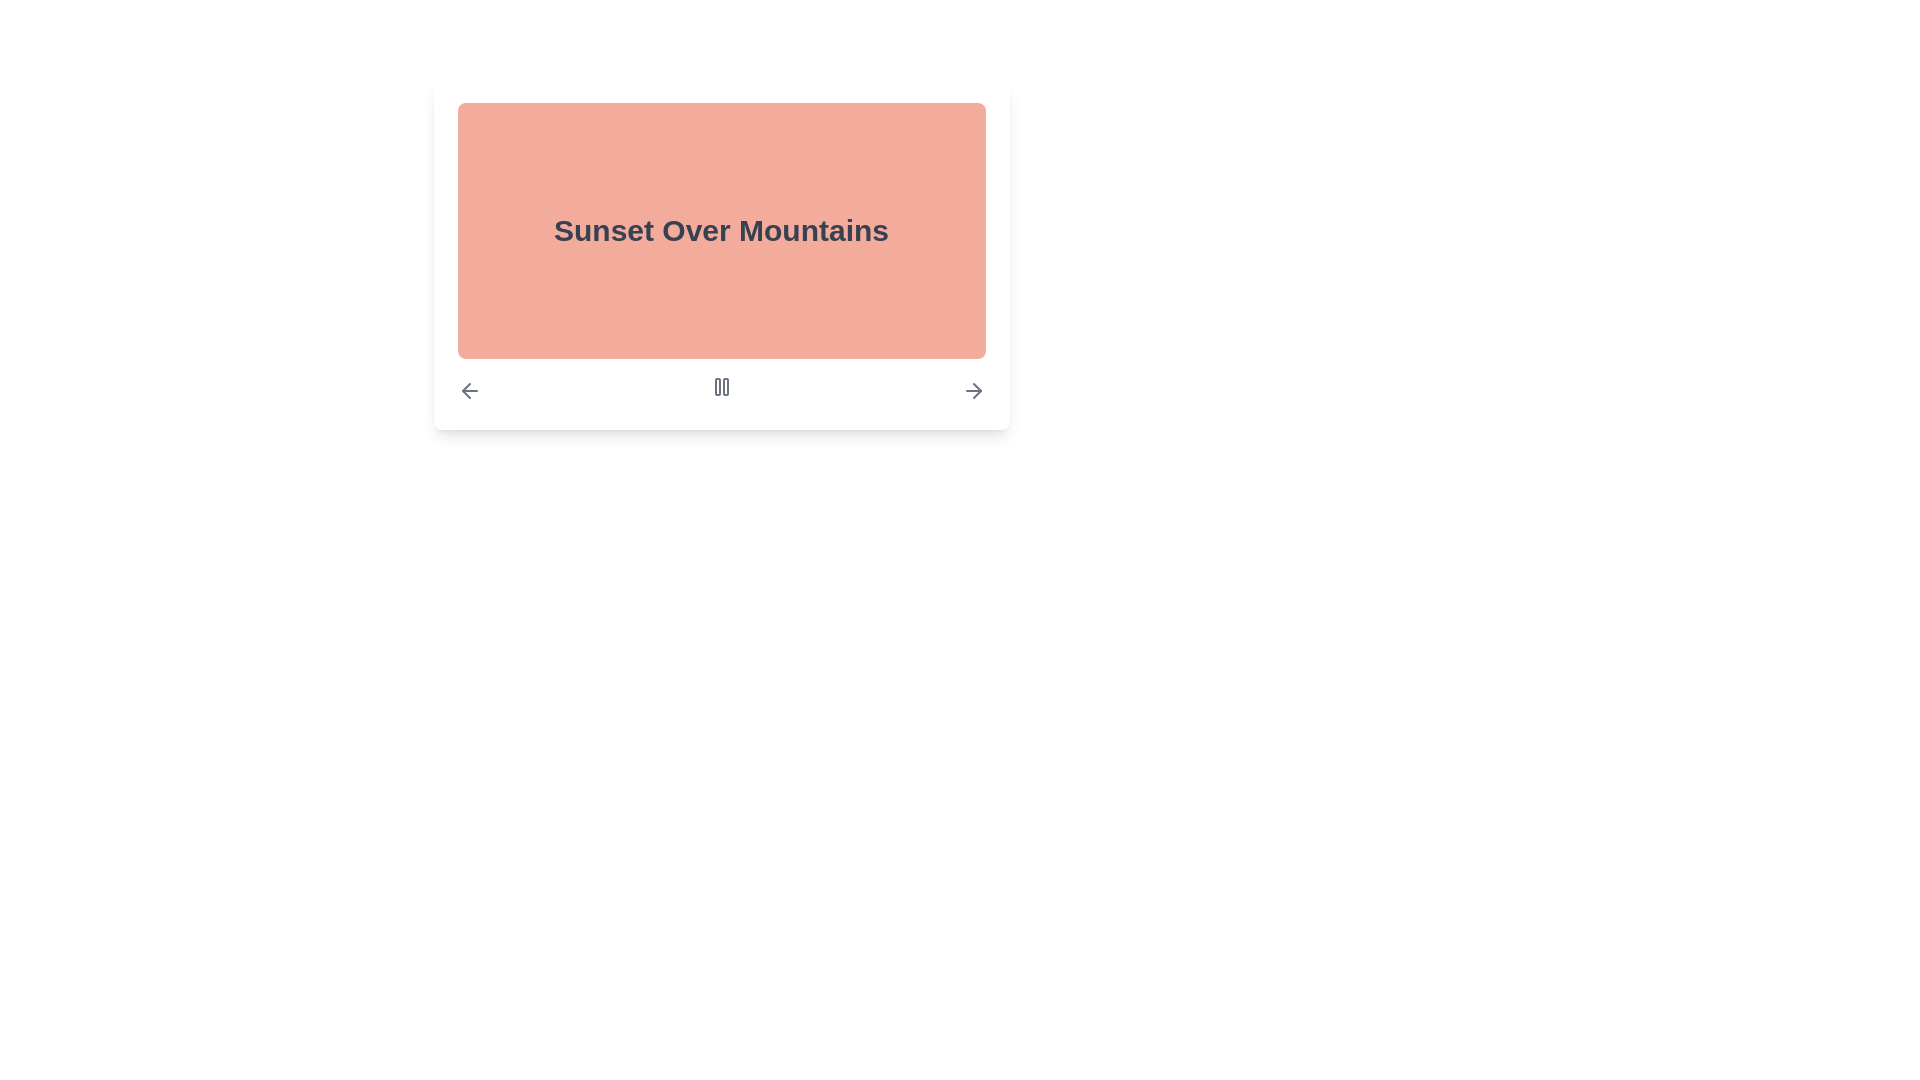 This screenshot has height=1080, width=1920. What do you see at coordinates (464, 389) in the screenshot?
I see `the minimalist leftward arrow icon` at bounding box center [464, 389].